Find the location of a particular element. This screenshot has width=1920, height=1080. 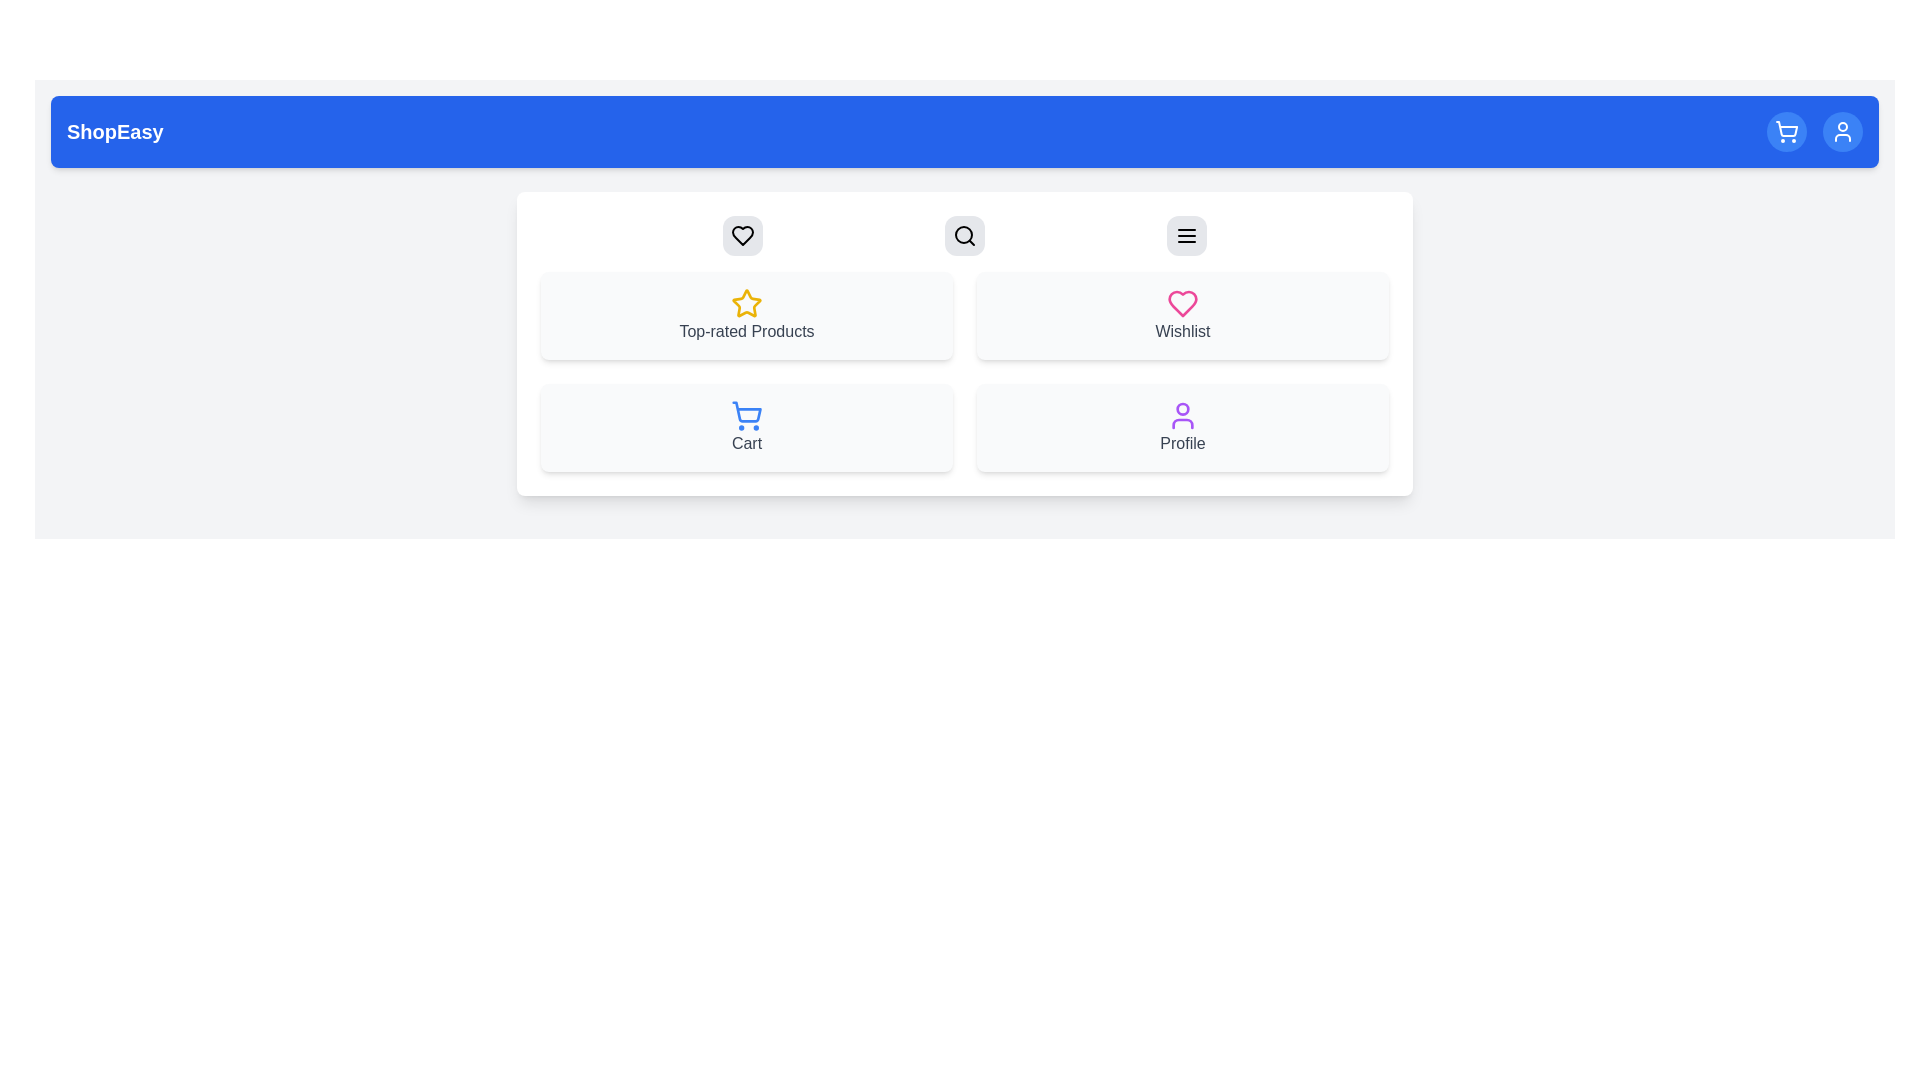

the text label displaying the application or website's name, which is located on the left side of the top navigation bar is located at coordinates (114, 131).